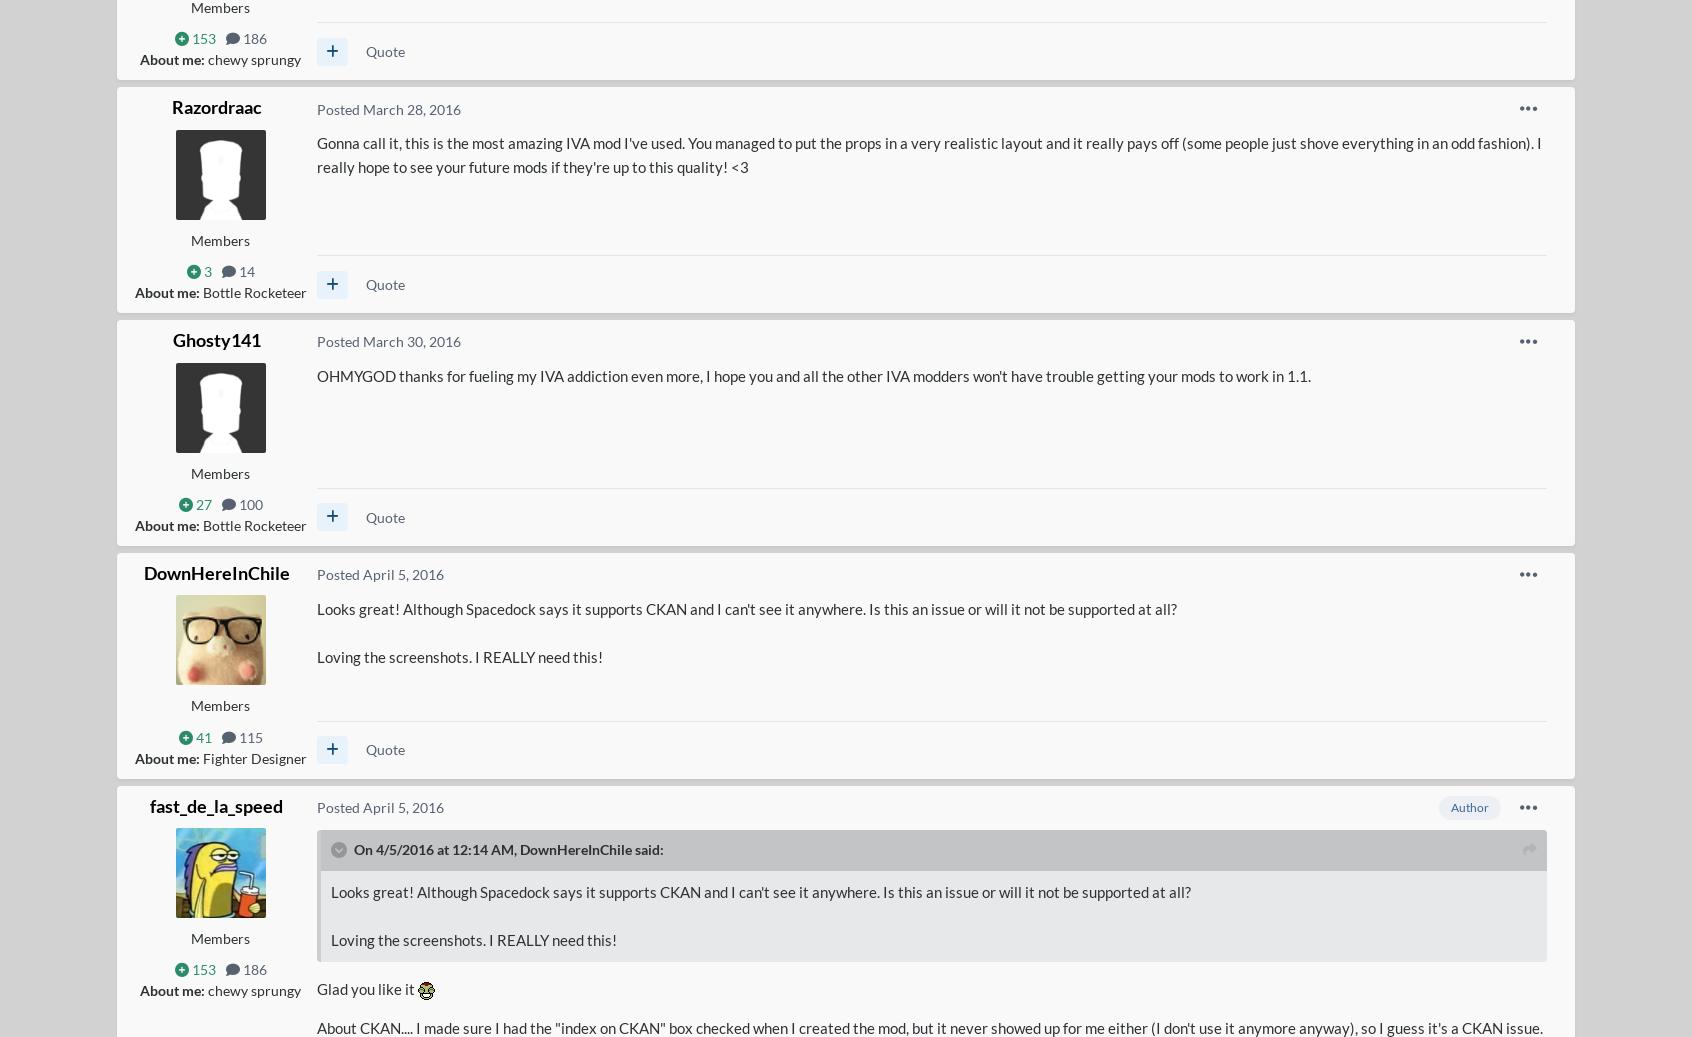  I want to click on 'About CKAN.... I made sure I had the "index on CKAN" box checked when I created the mod, but it never showed up for me either (I don't use it anymore anyway), so I guess it's a CKAN issue.', so click(315, 1027).